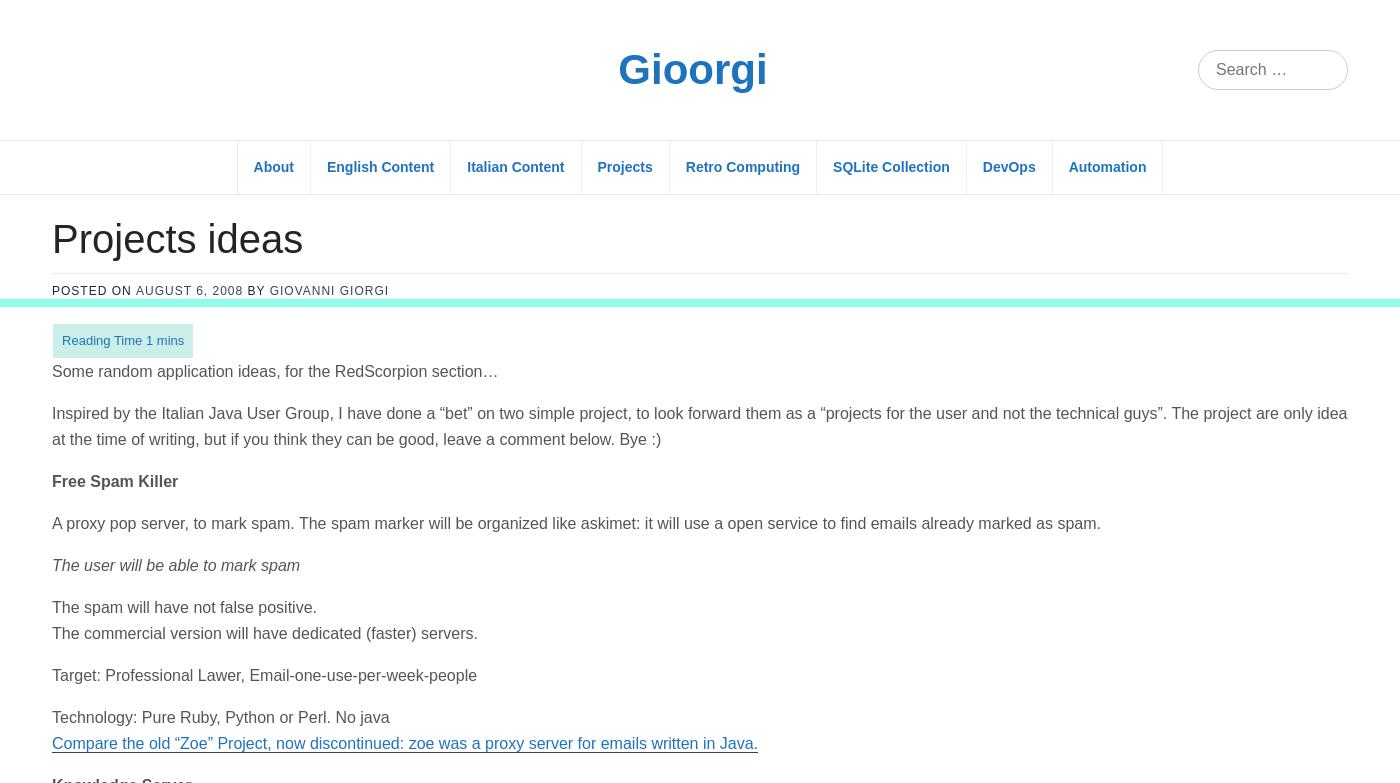 Image resolution: width=1400 pixels, height=783 pixels. Describe the element at coordinates (456, 740) in the screenshot. I see `'The commercial support will provide additional plugin for enterprise (for instance, a oracle/db2 optimized backend).'` at that location.